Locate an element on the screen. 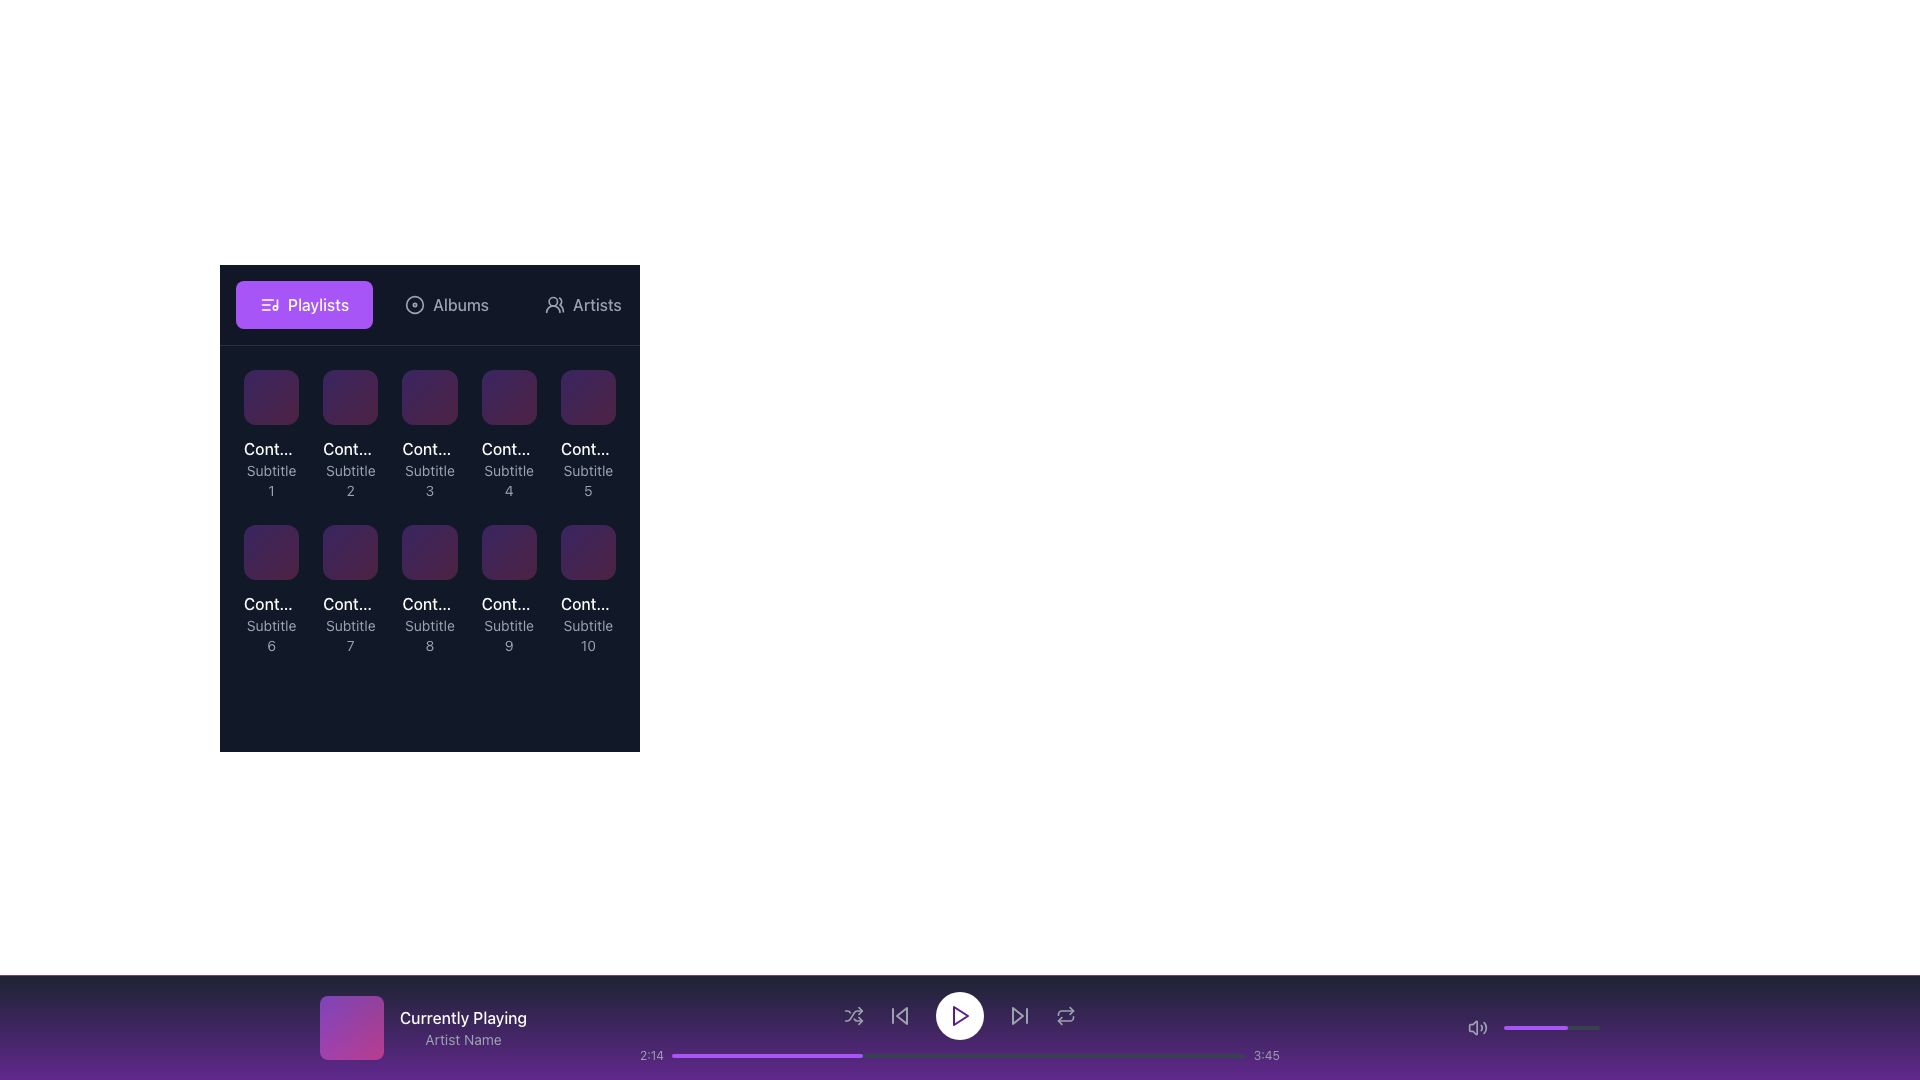  the thumbnail or visual placeholder representing the ninth item in a 2-row grid layout, located in the bottom row and fourth from the left is located at coordinates (509, 552).